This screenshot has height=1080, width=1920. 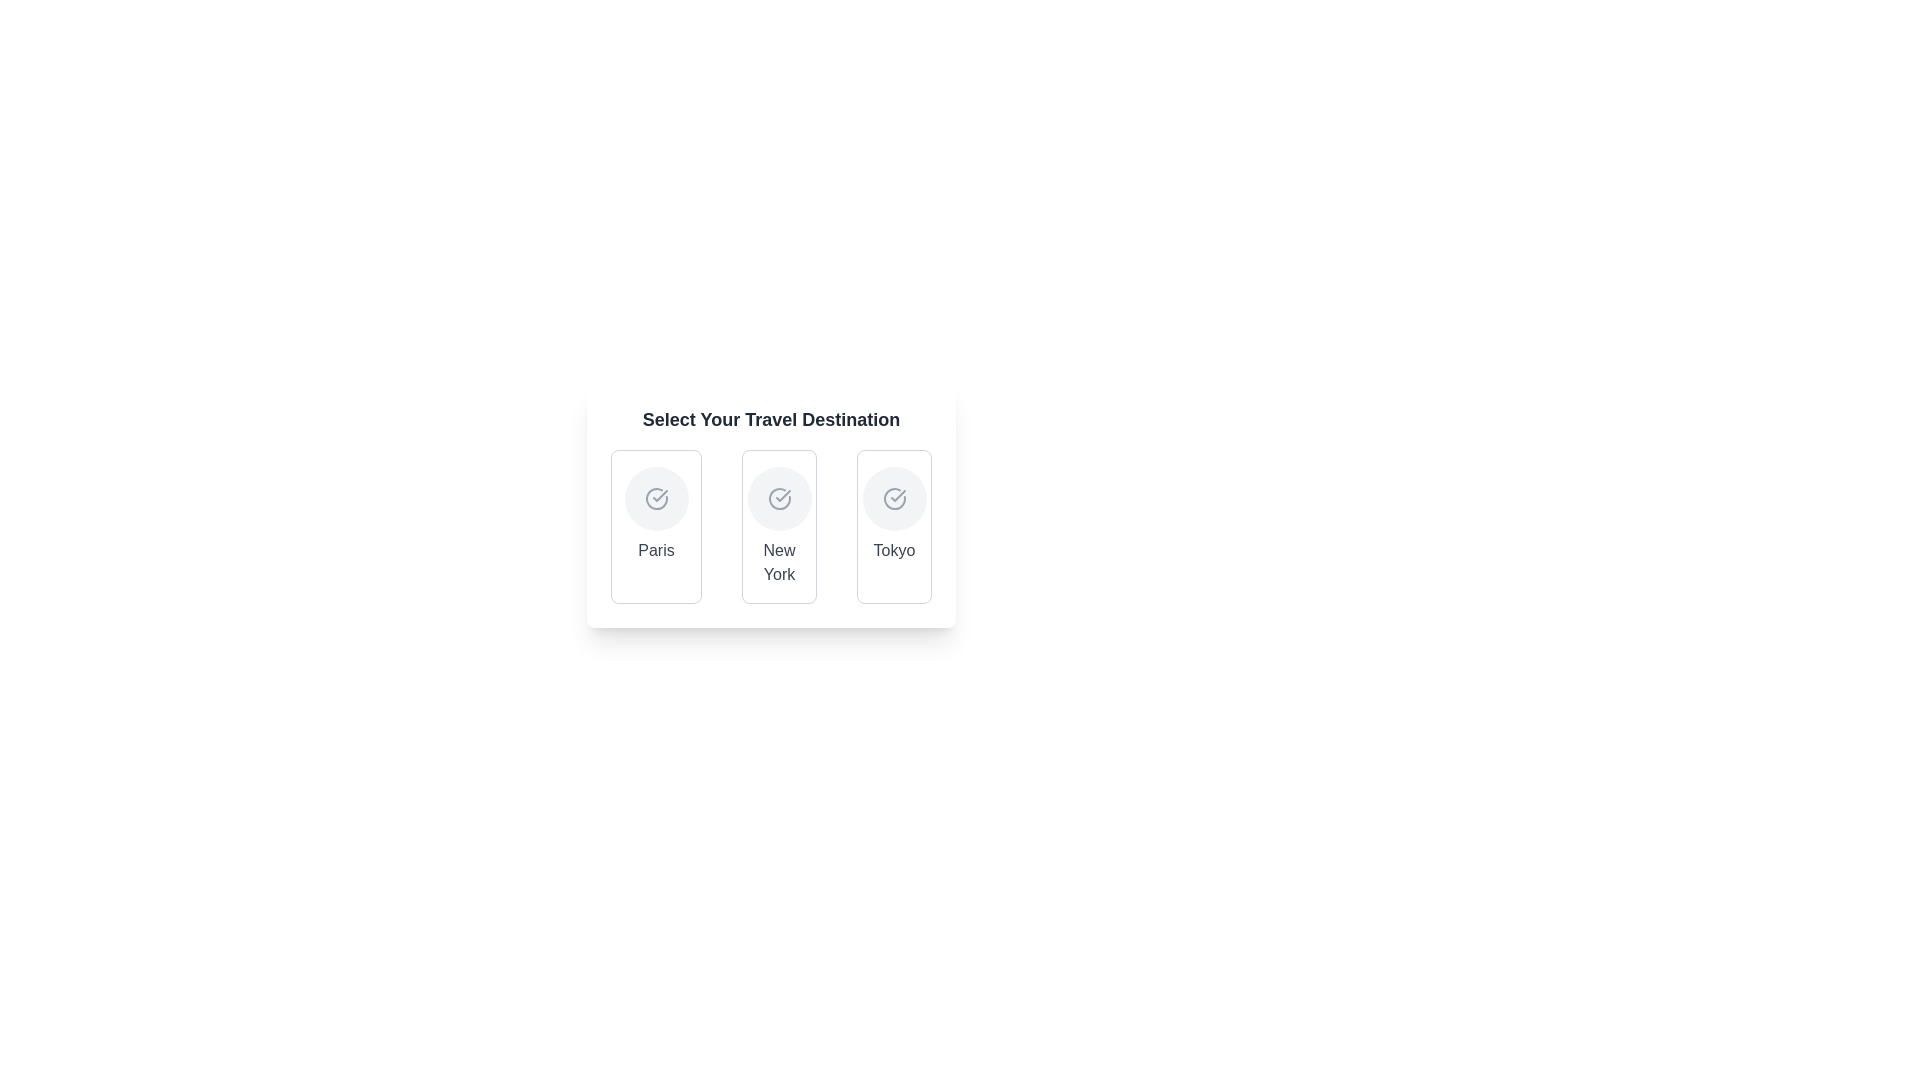 I want to click on the 'Tokyo' text label, which is styled with a medium-sized gray font and located within the rightmost card of the horizontal selection menu labeled 'Select Your Travel Destination', so click(x=893, y=551).